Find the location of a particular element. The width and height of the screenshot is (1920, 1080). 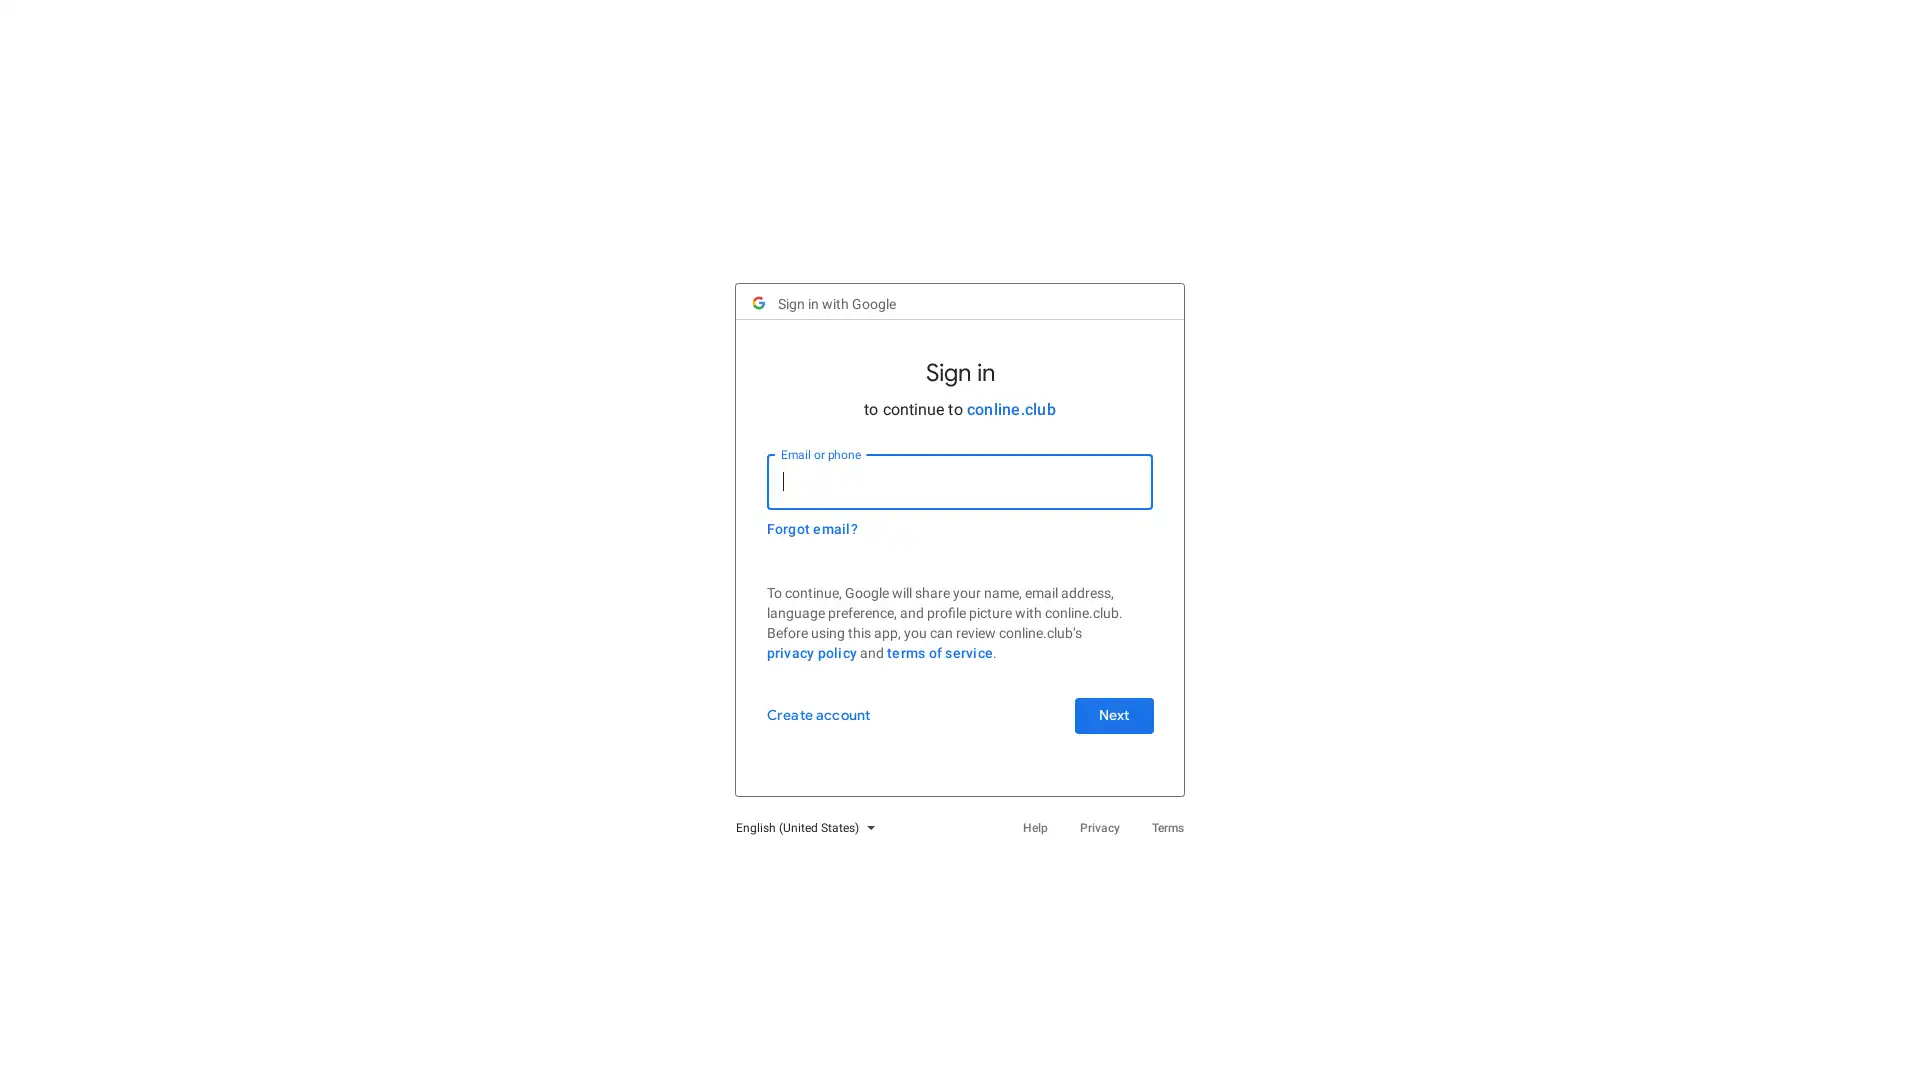

Create account is located at coordinates (827, 722).